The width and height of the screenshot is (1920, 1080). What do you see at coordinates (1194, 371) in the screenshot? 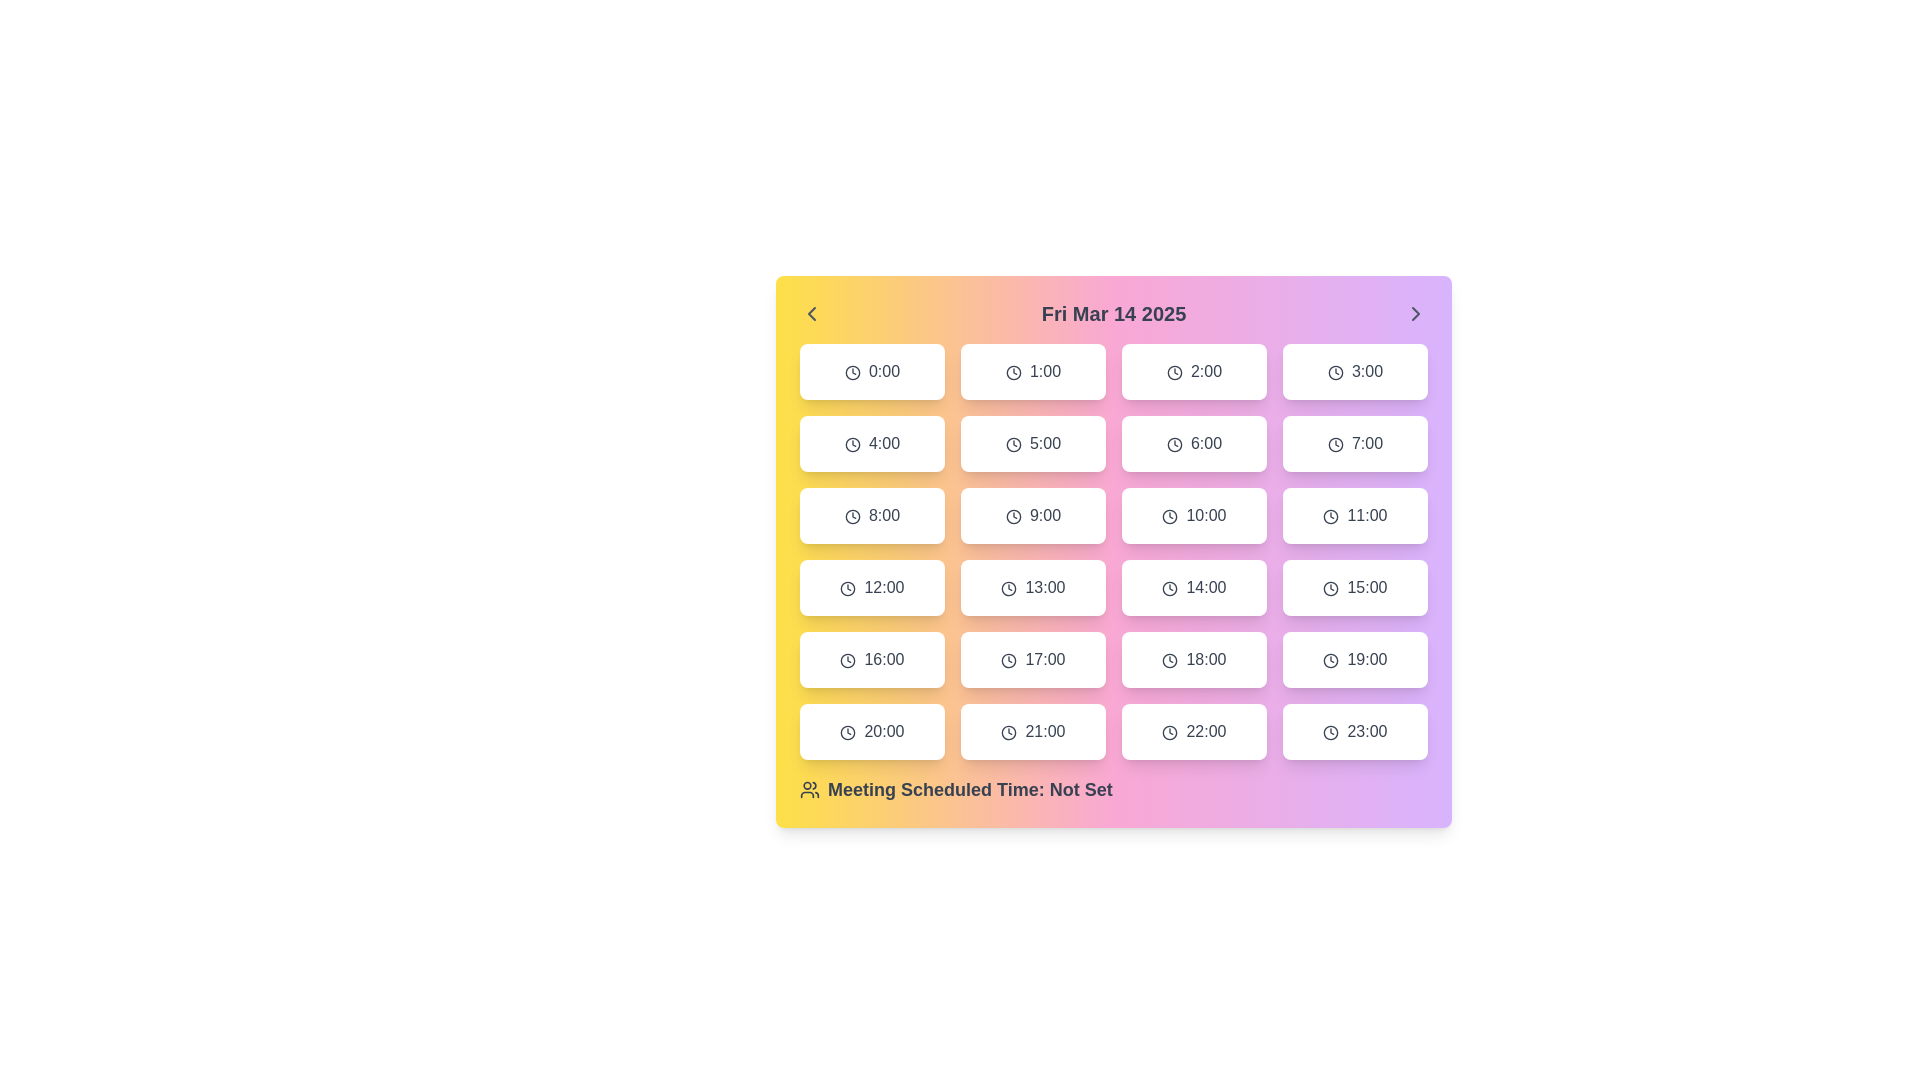
I see `the rectangular button with rounded corners displaying '2:00' in gray font to observe the scaling effect` at bounding box center [1194, 371].